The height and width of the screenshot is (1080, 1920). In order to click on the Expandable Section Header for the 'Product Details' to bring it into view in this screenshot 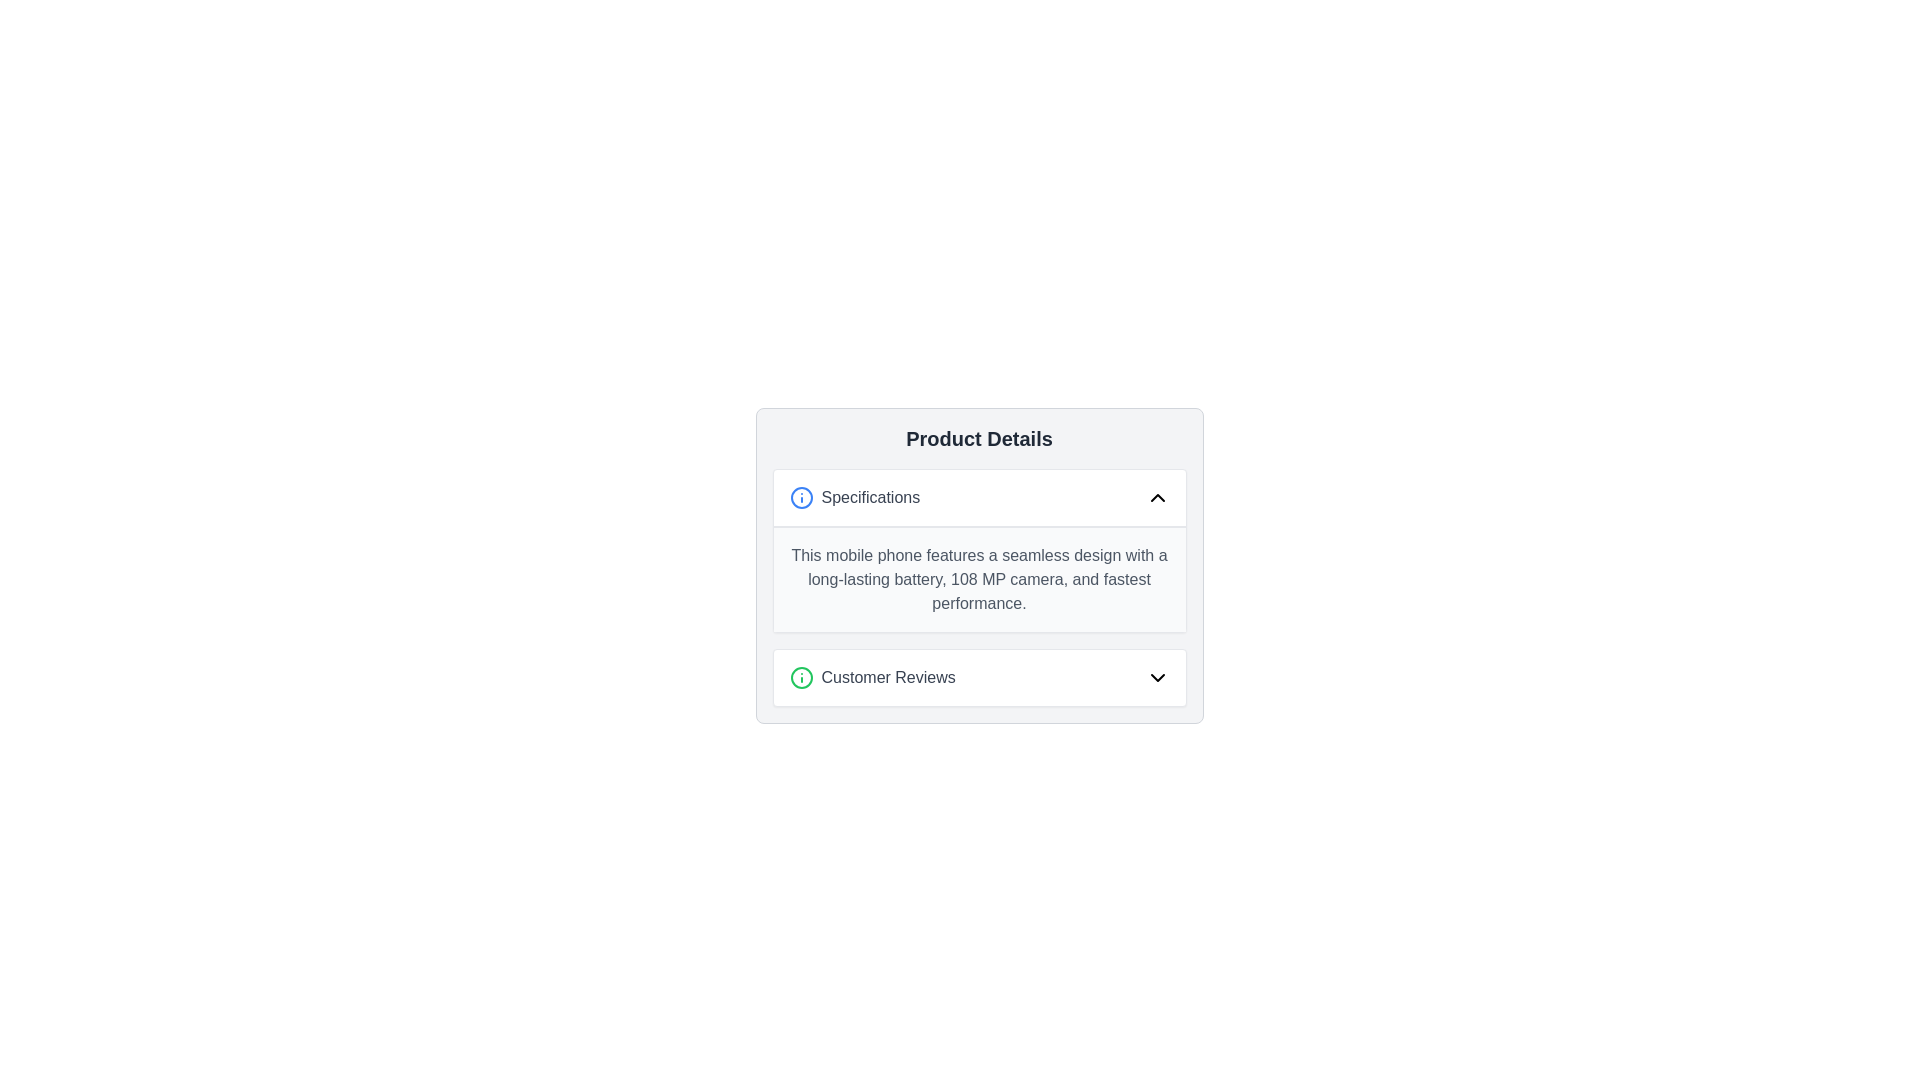, I will do `click(979, 496)`.